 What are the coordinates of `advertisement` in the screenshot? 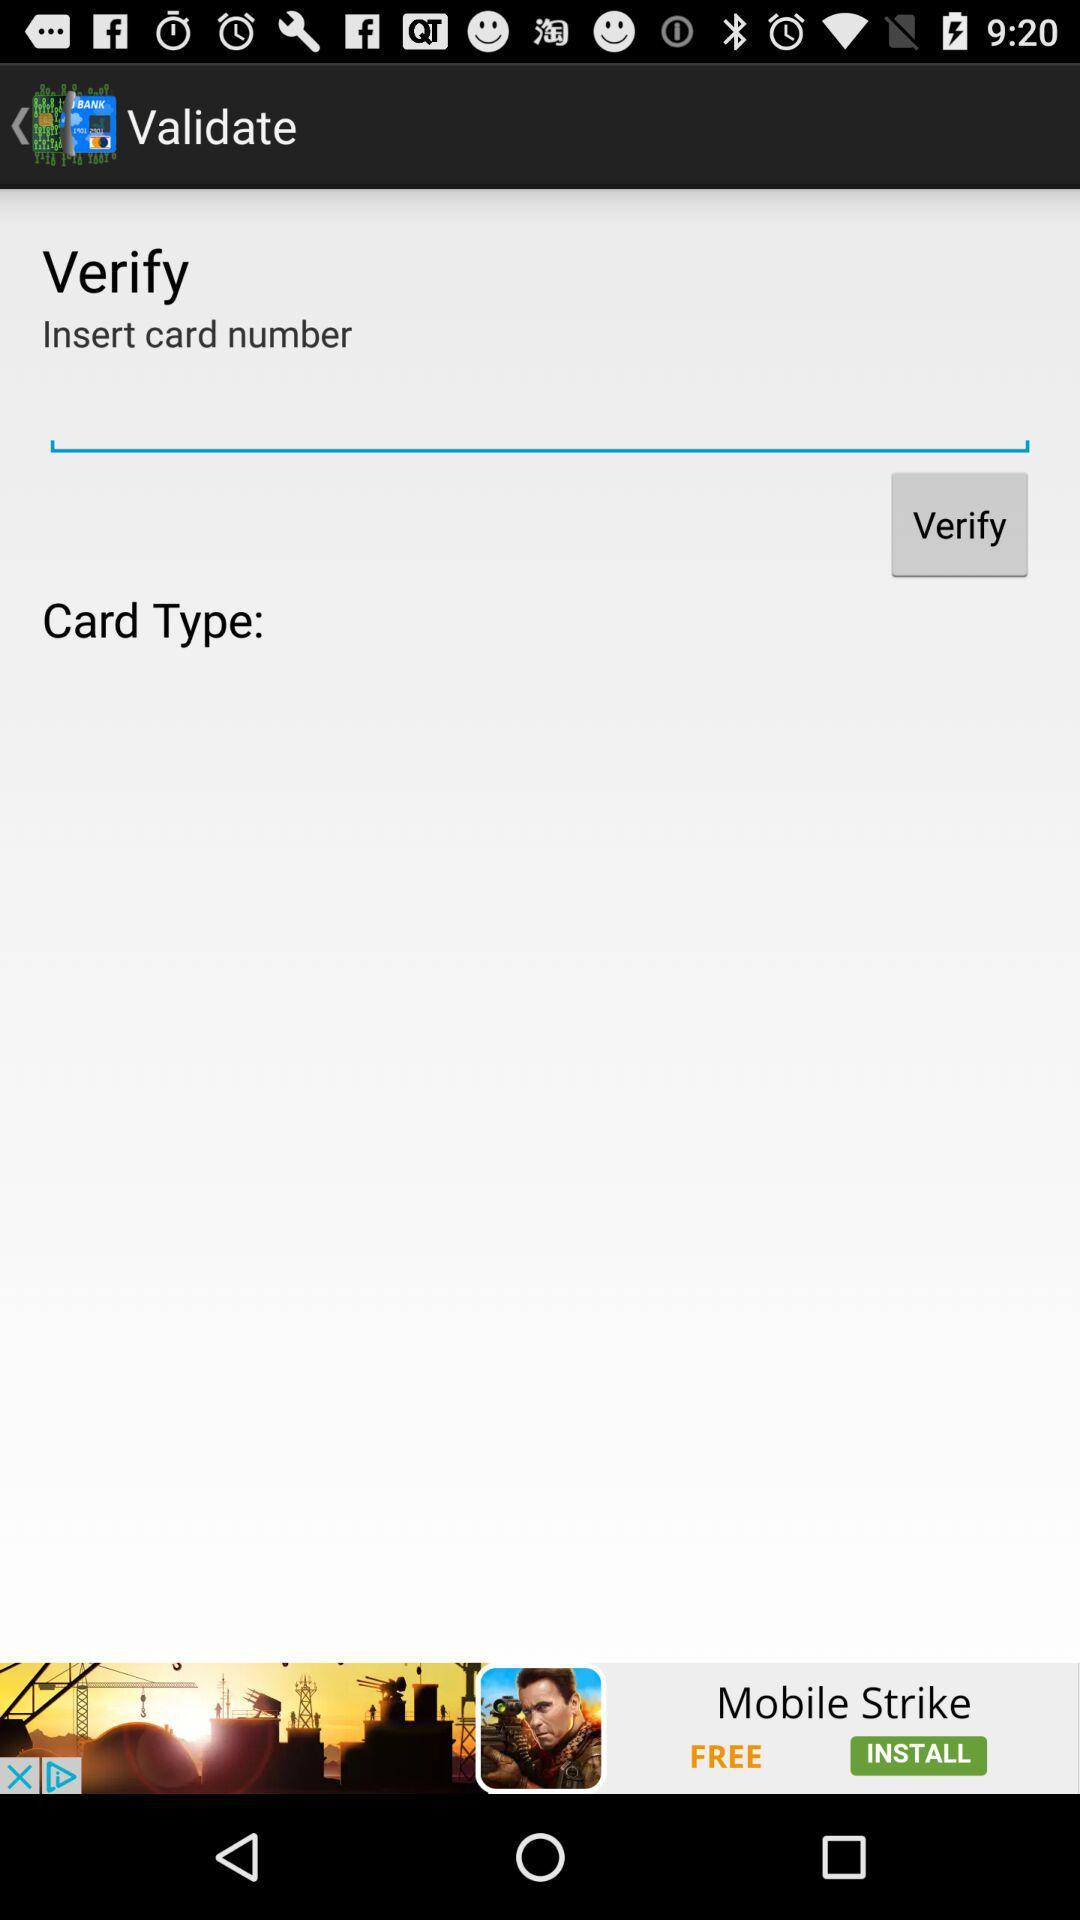 It's located at (540, 1727).